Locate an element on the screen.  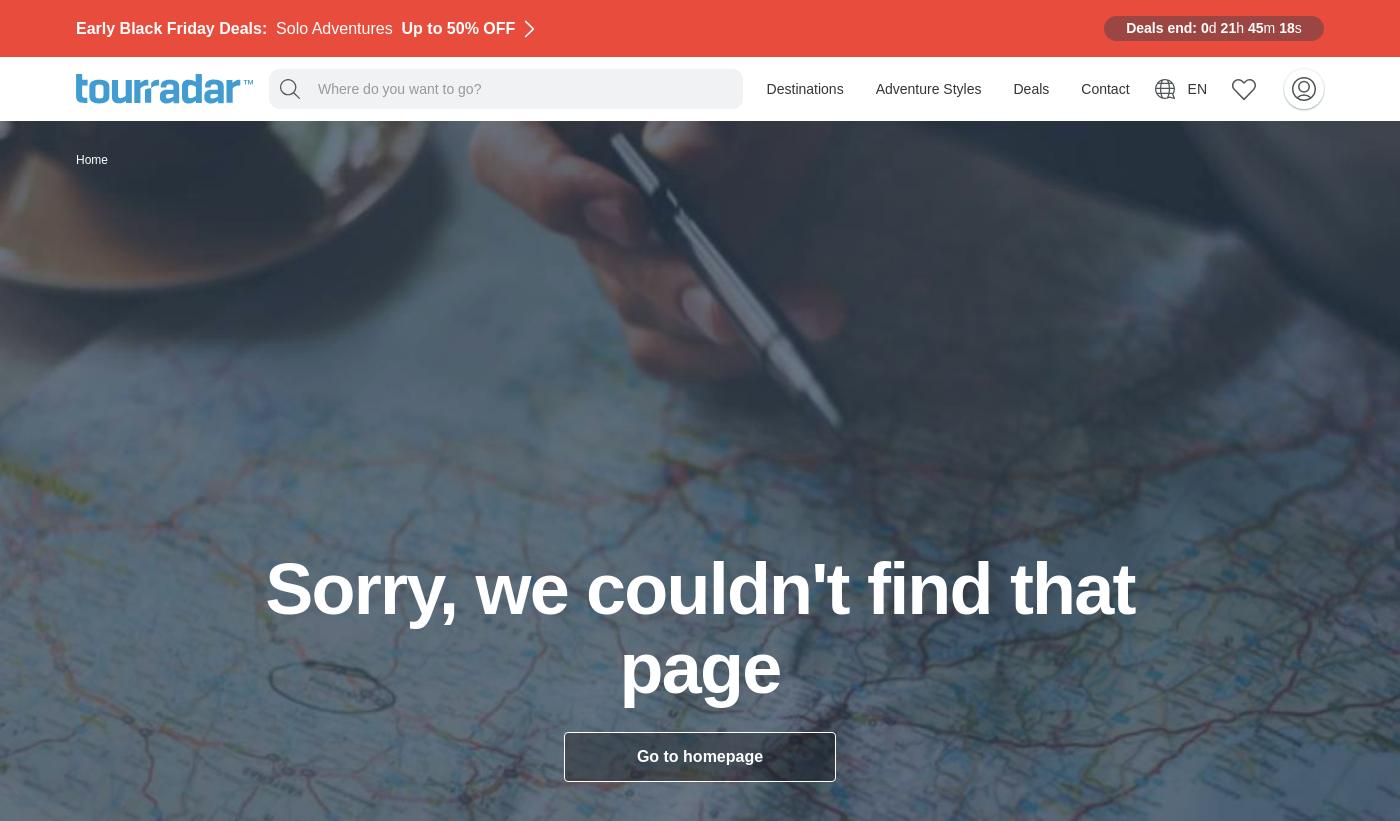
'Up to 50% OFF' is located at coordinates (456, 26).